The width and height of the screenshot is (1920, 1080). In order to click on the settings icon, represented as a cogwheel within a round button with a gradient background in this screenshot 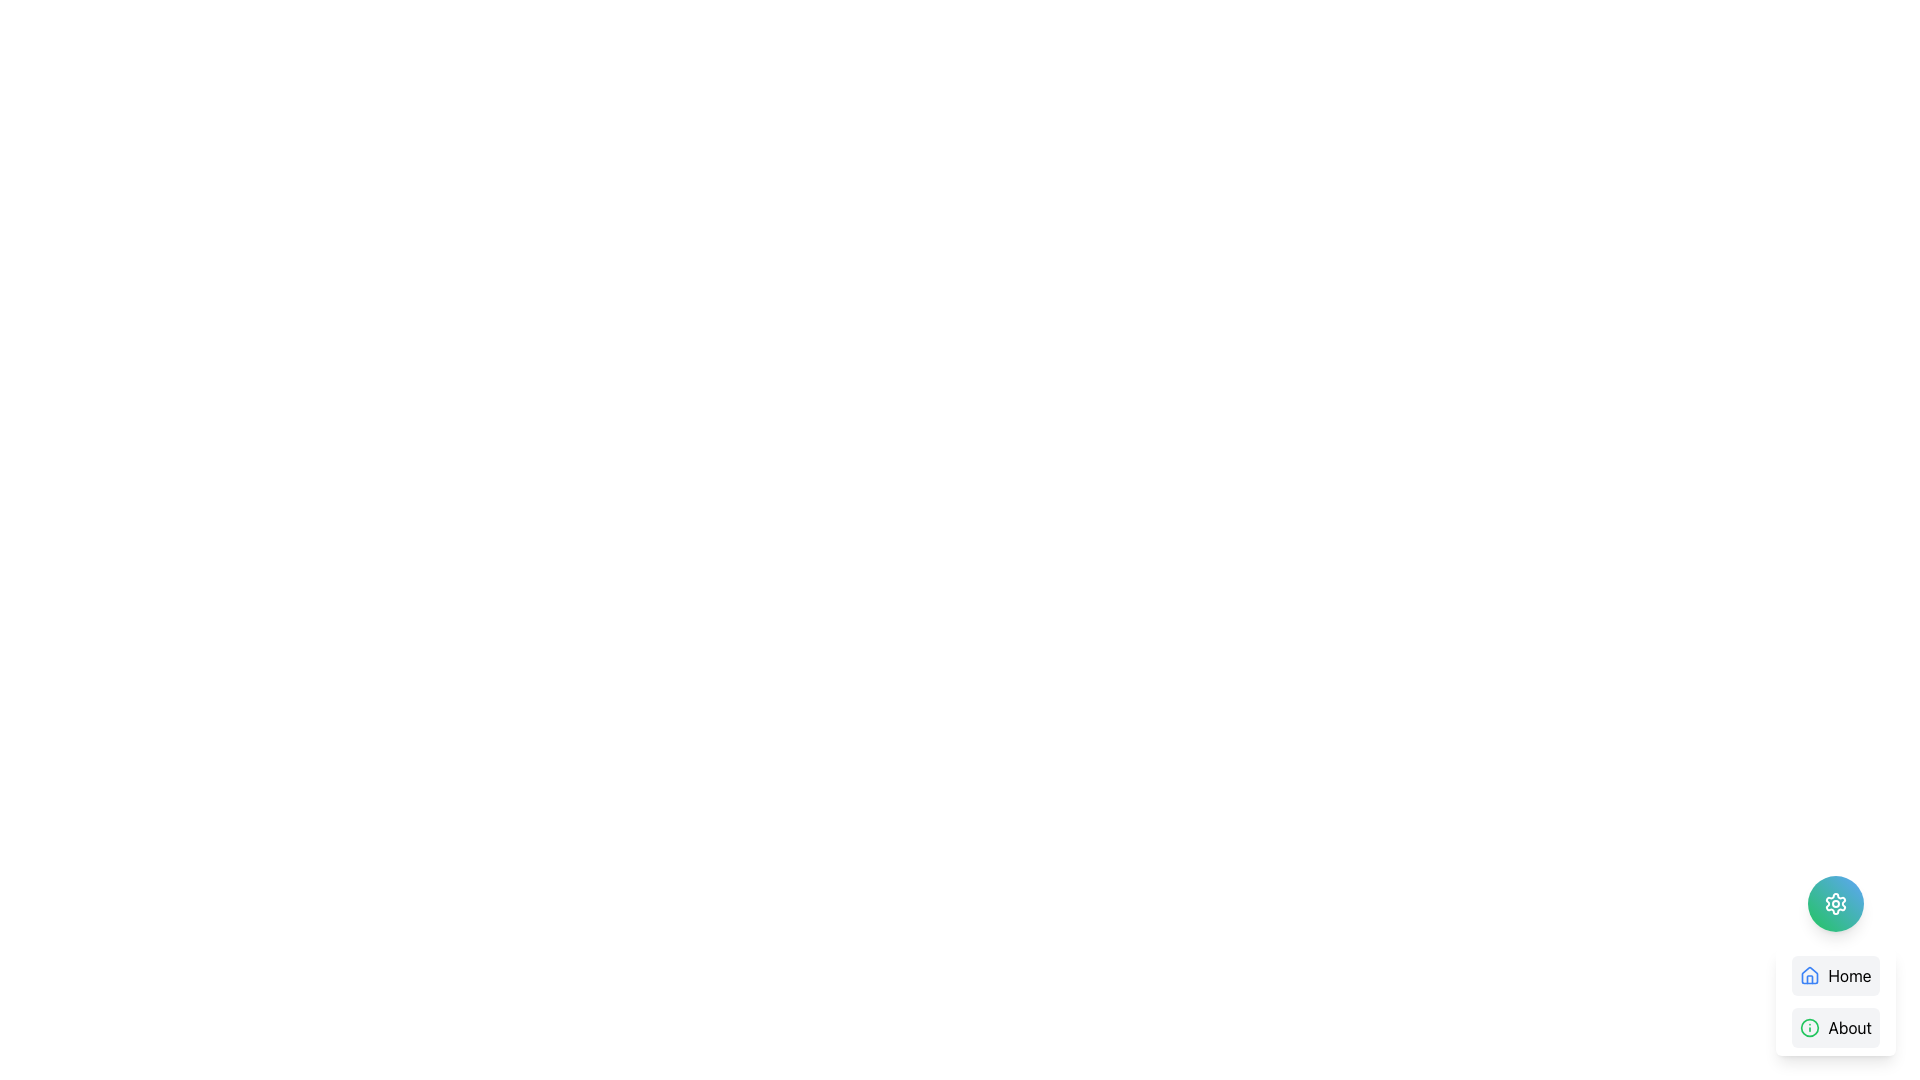, I will do `click(1836, 903)`.